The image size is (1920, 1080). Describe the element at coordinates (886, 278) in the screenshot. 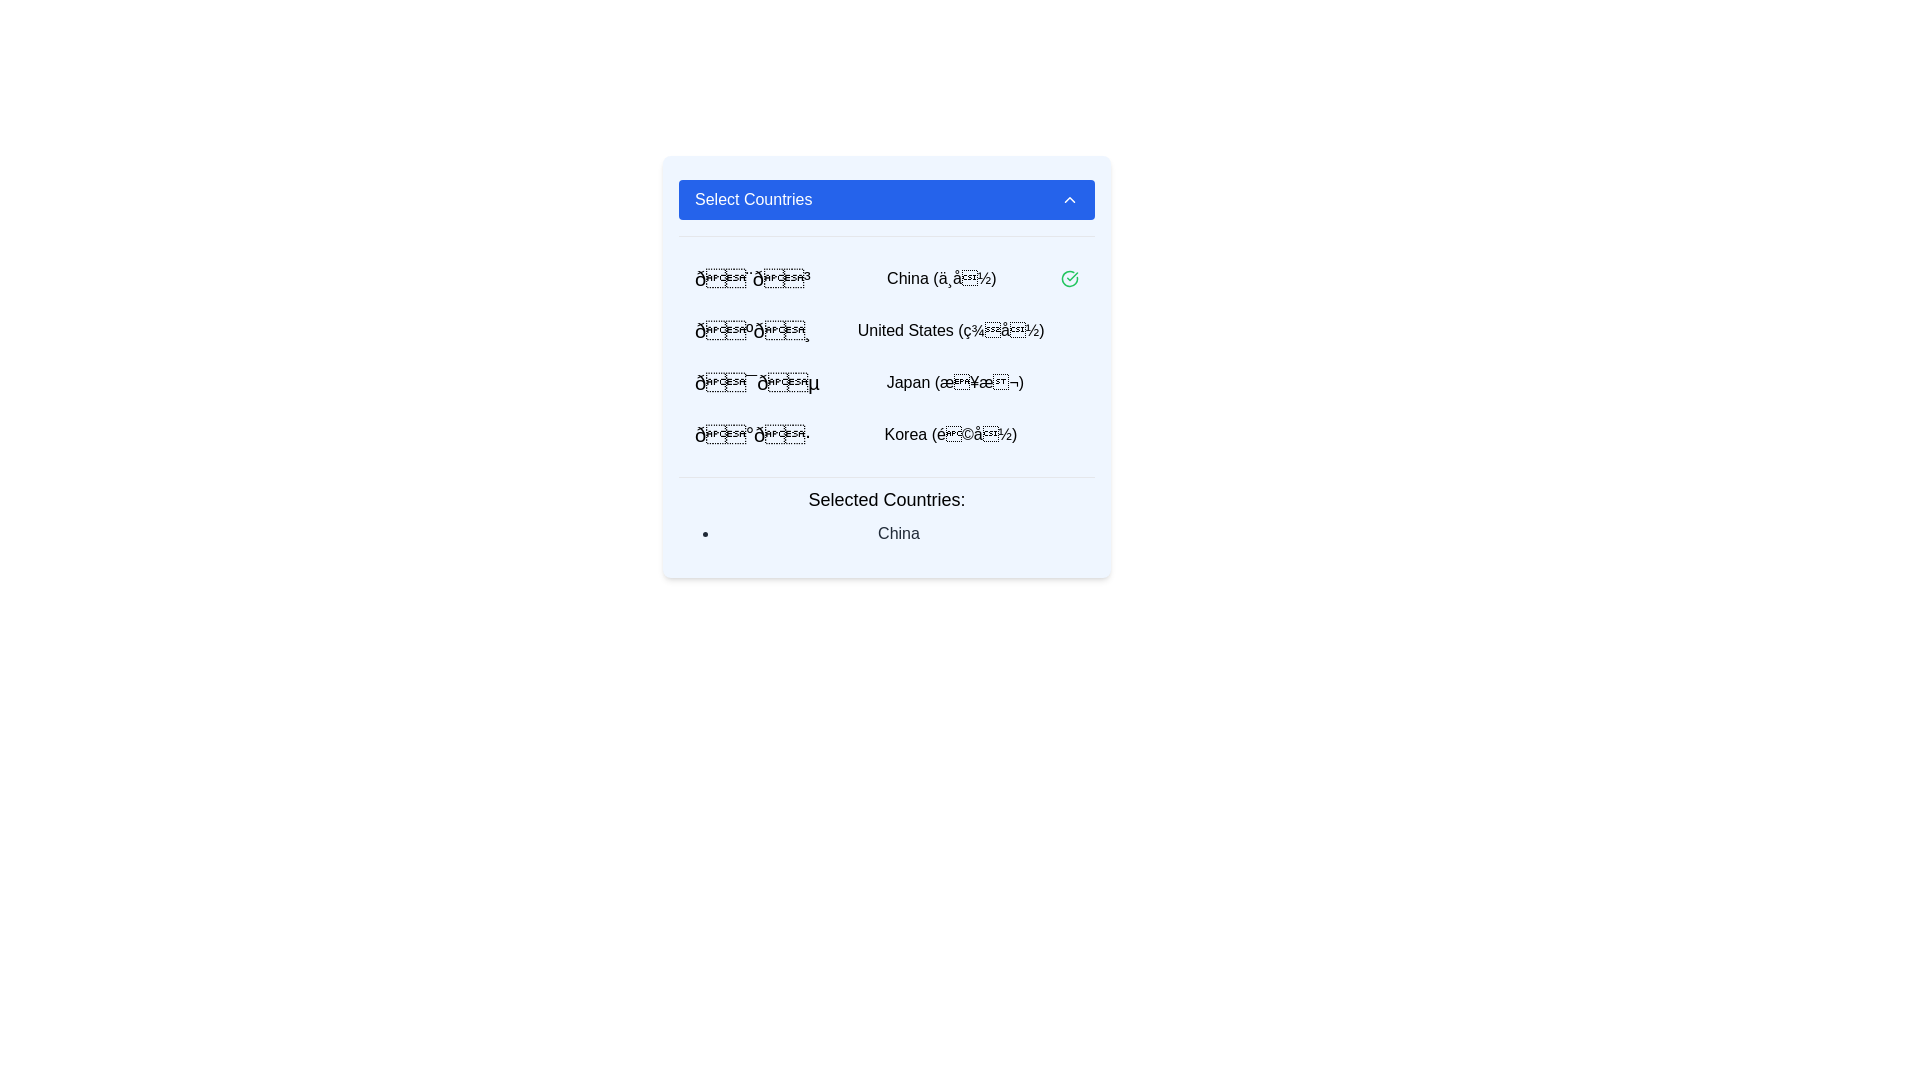

I see `the selectable list item for 'China'` at that location.